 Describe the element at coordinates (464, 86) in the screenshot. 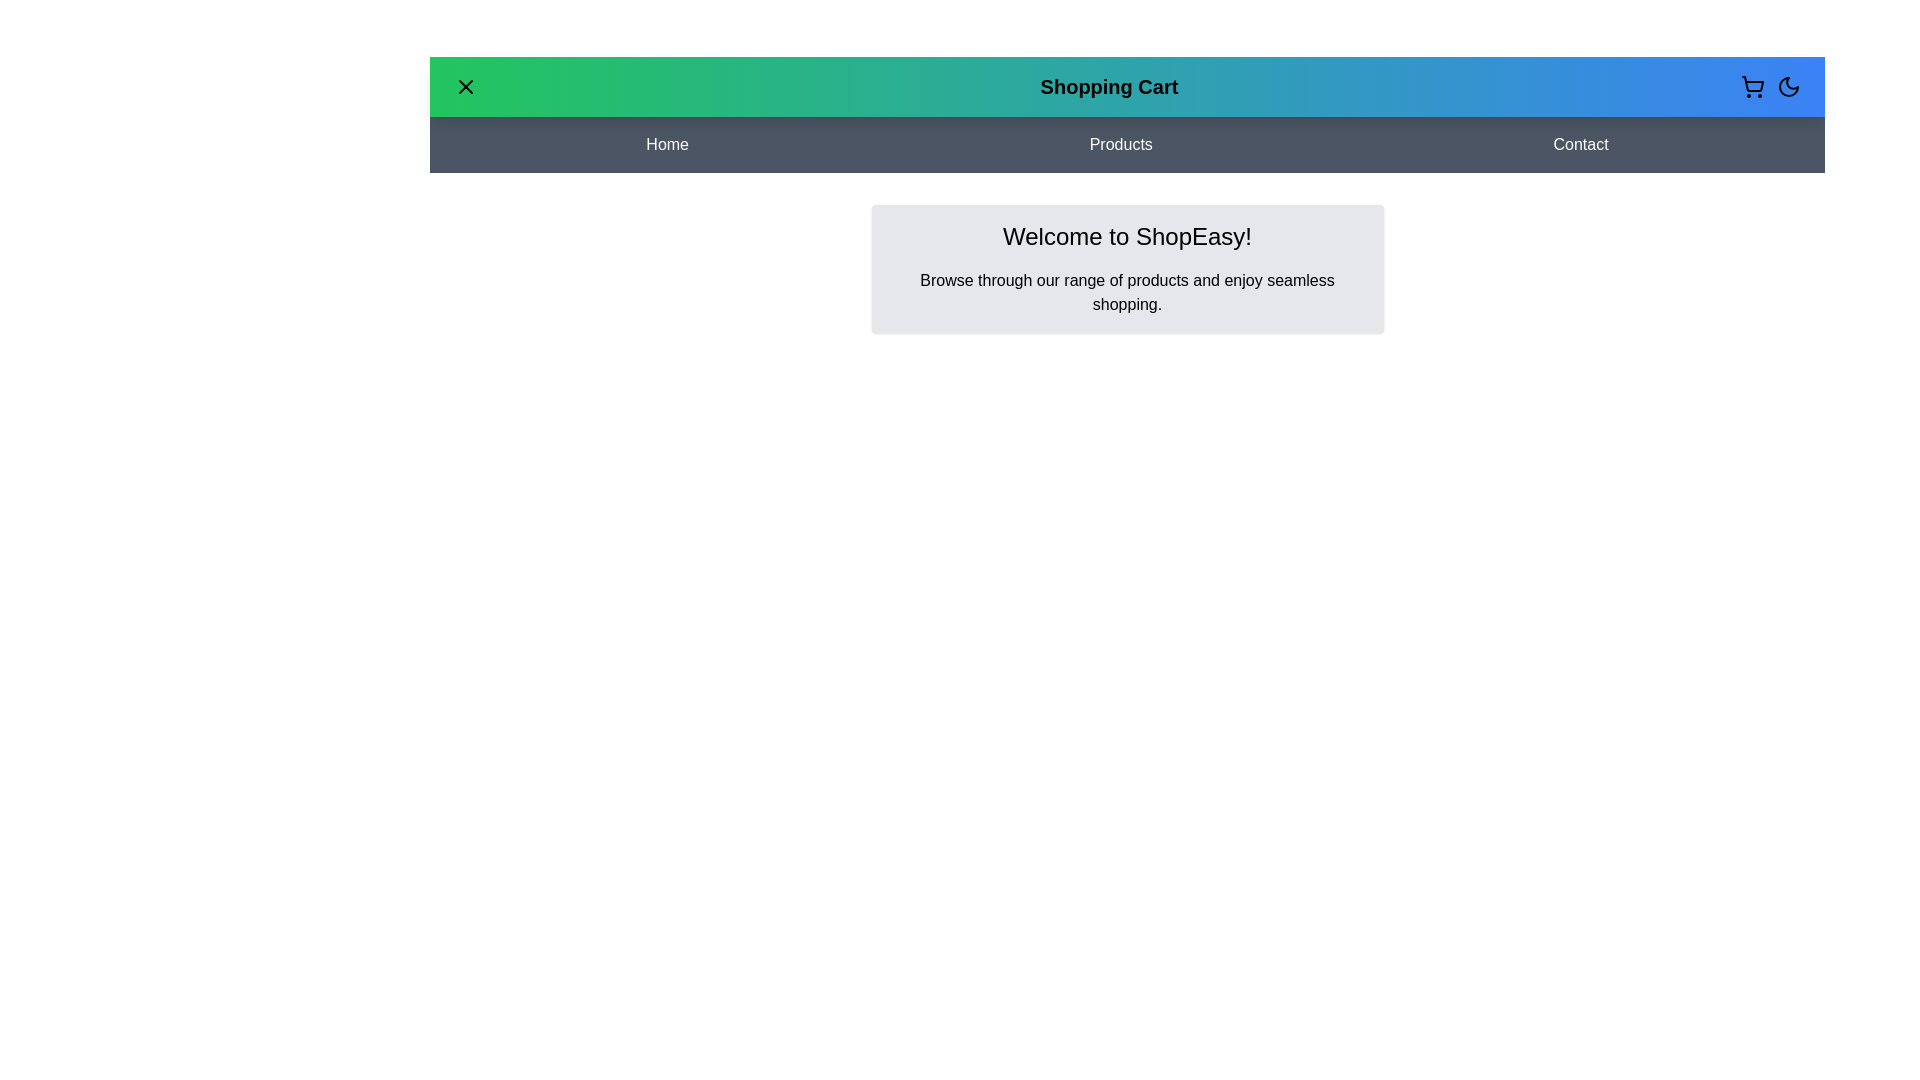

I see `the menu toggle button to toggle the menu open or closed` at that location.